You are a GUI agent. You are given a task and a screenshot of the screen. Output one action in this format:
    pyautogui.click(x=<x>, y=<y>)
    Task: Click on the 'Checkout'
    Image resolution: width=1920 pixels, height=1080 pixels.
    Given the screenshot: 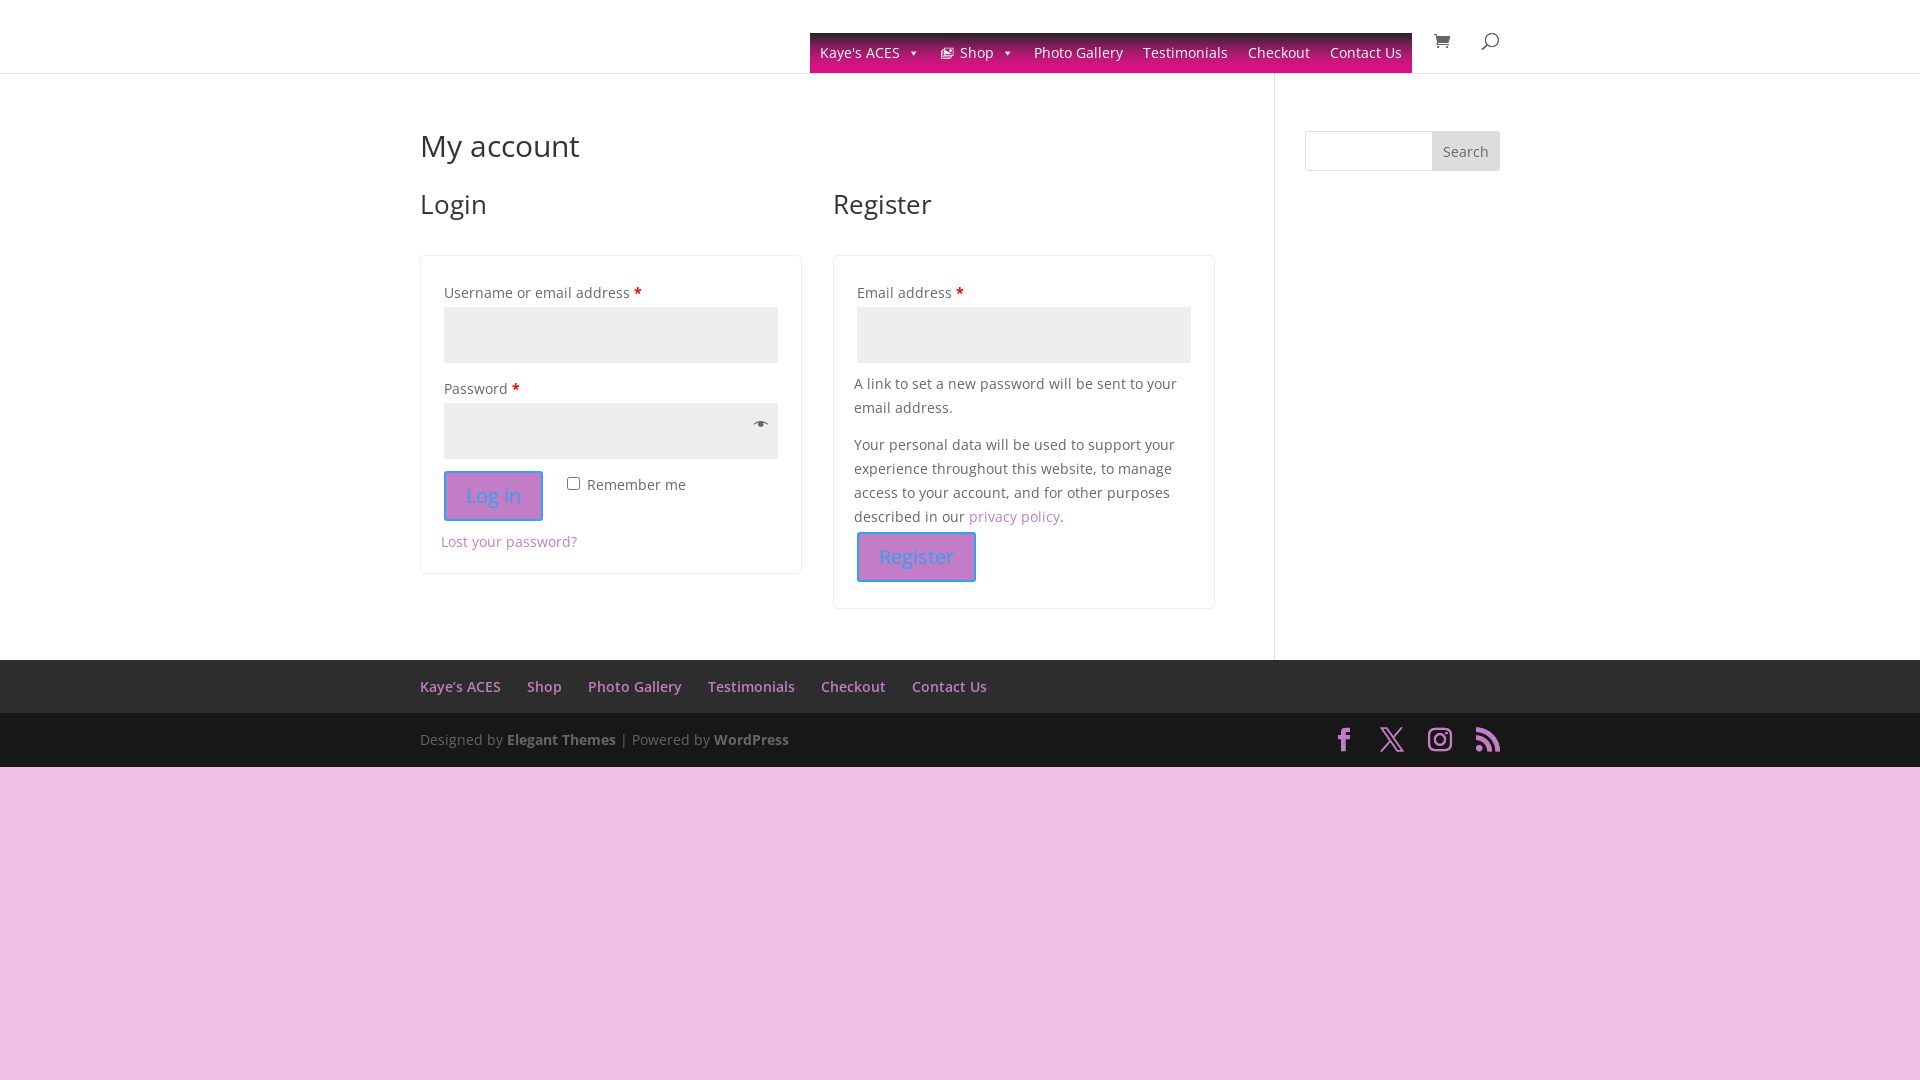 What is the action you would take?
    pyautogui.click(x=853, y=685)
    